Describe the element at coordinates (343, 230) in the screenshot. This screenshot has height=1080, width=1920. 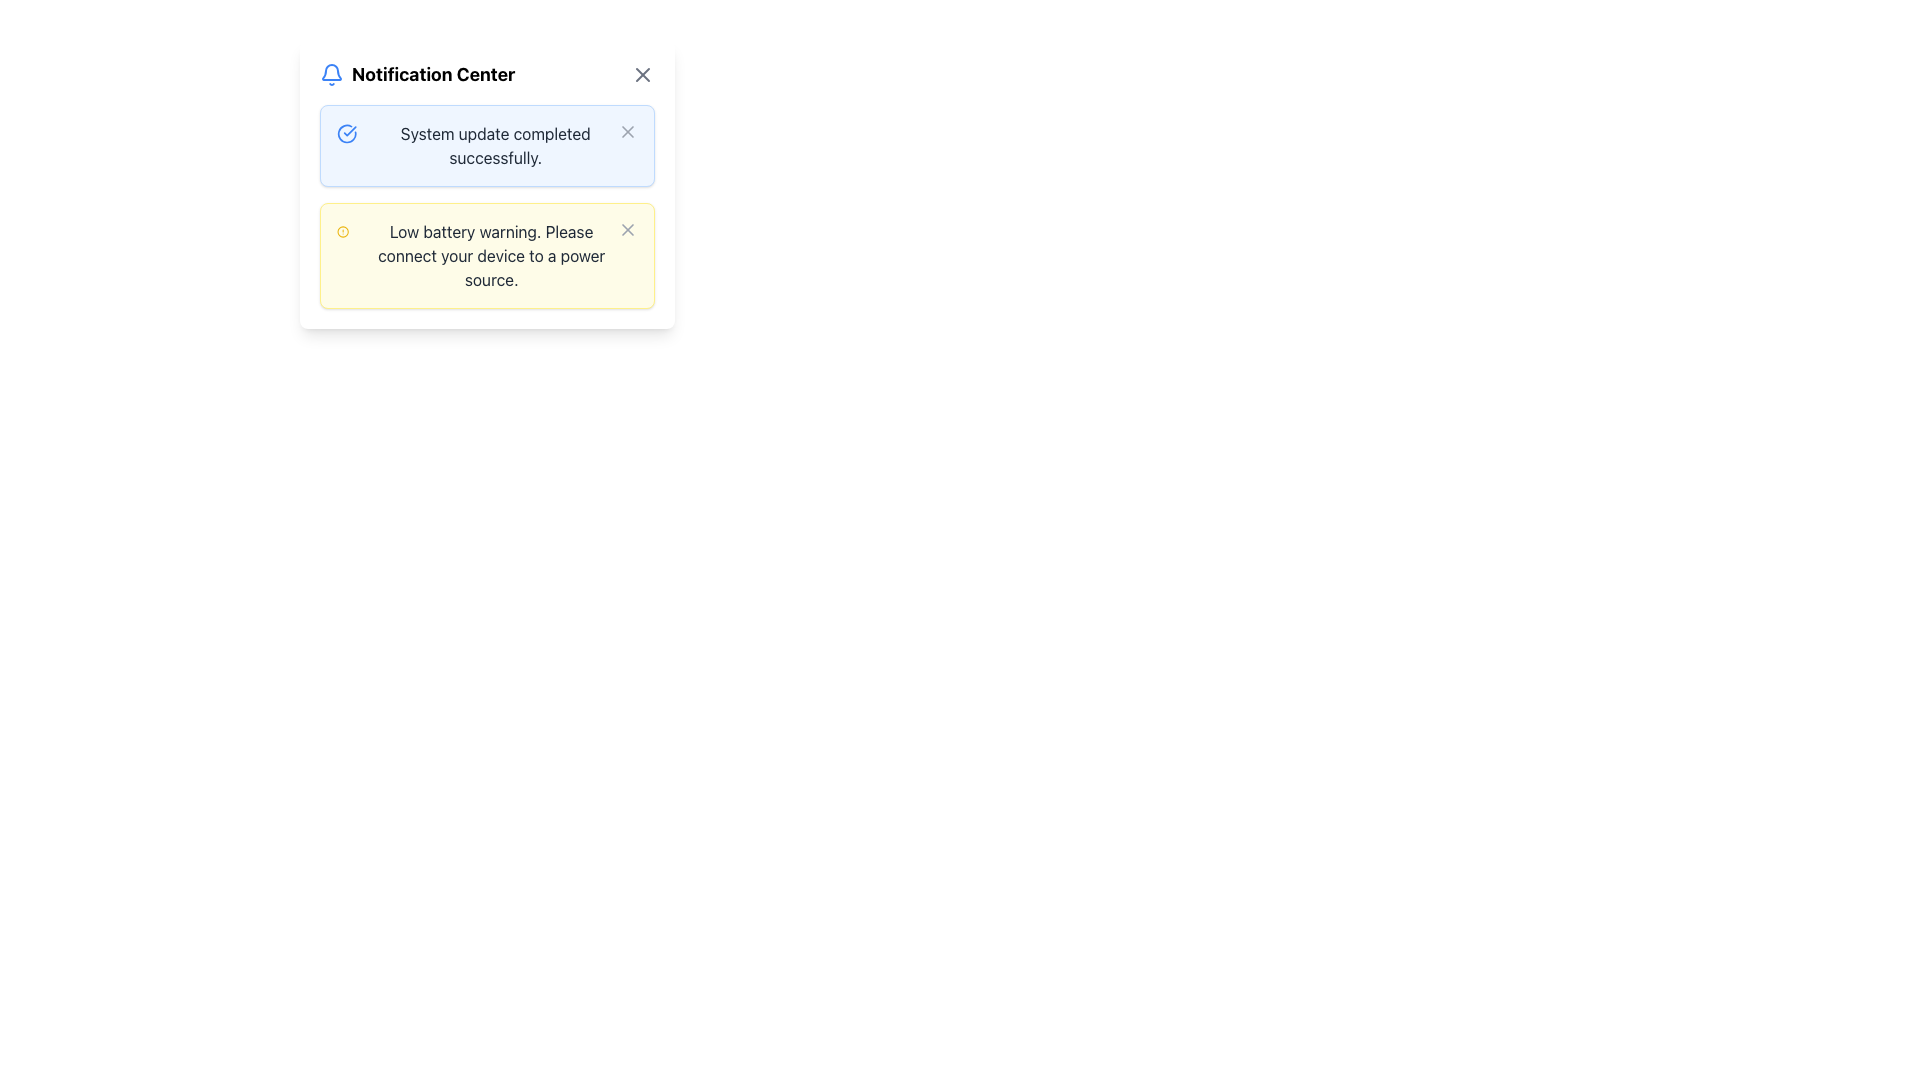
I see `the yellow alert circle which is the innermost shape of the alert icon, located to the left of the 'Low battery warning. Please connect your device to a power source.' text` at that location.